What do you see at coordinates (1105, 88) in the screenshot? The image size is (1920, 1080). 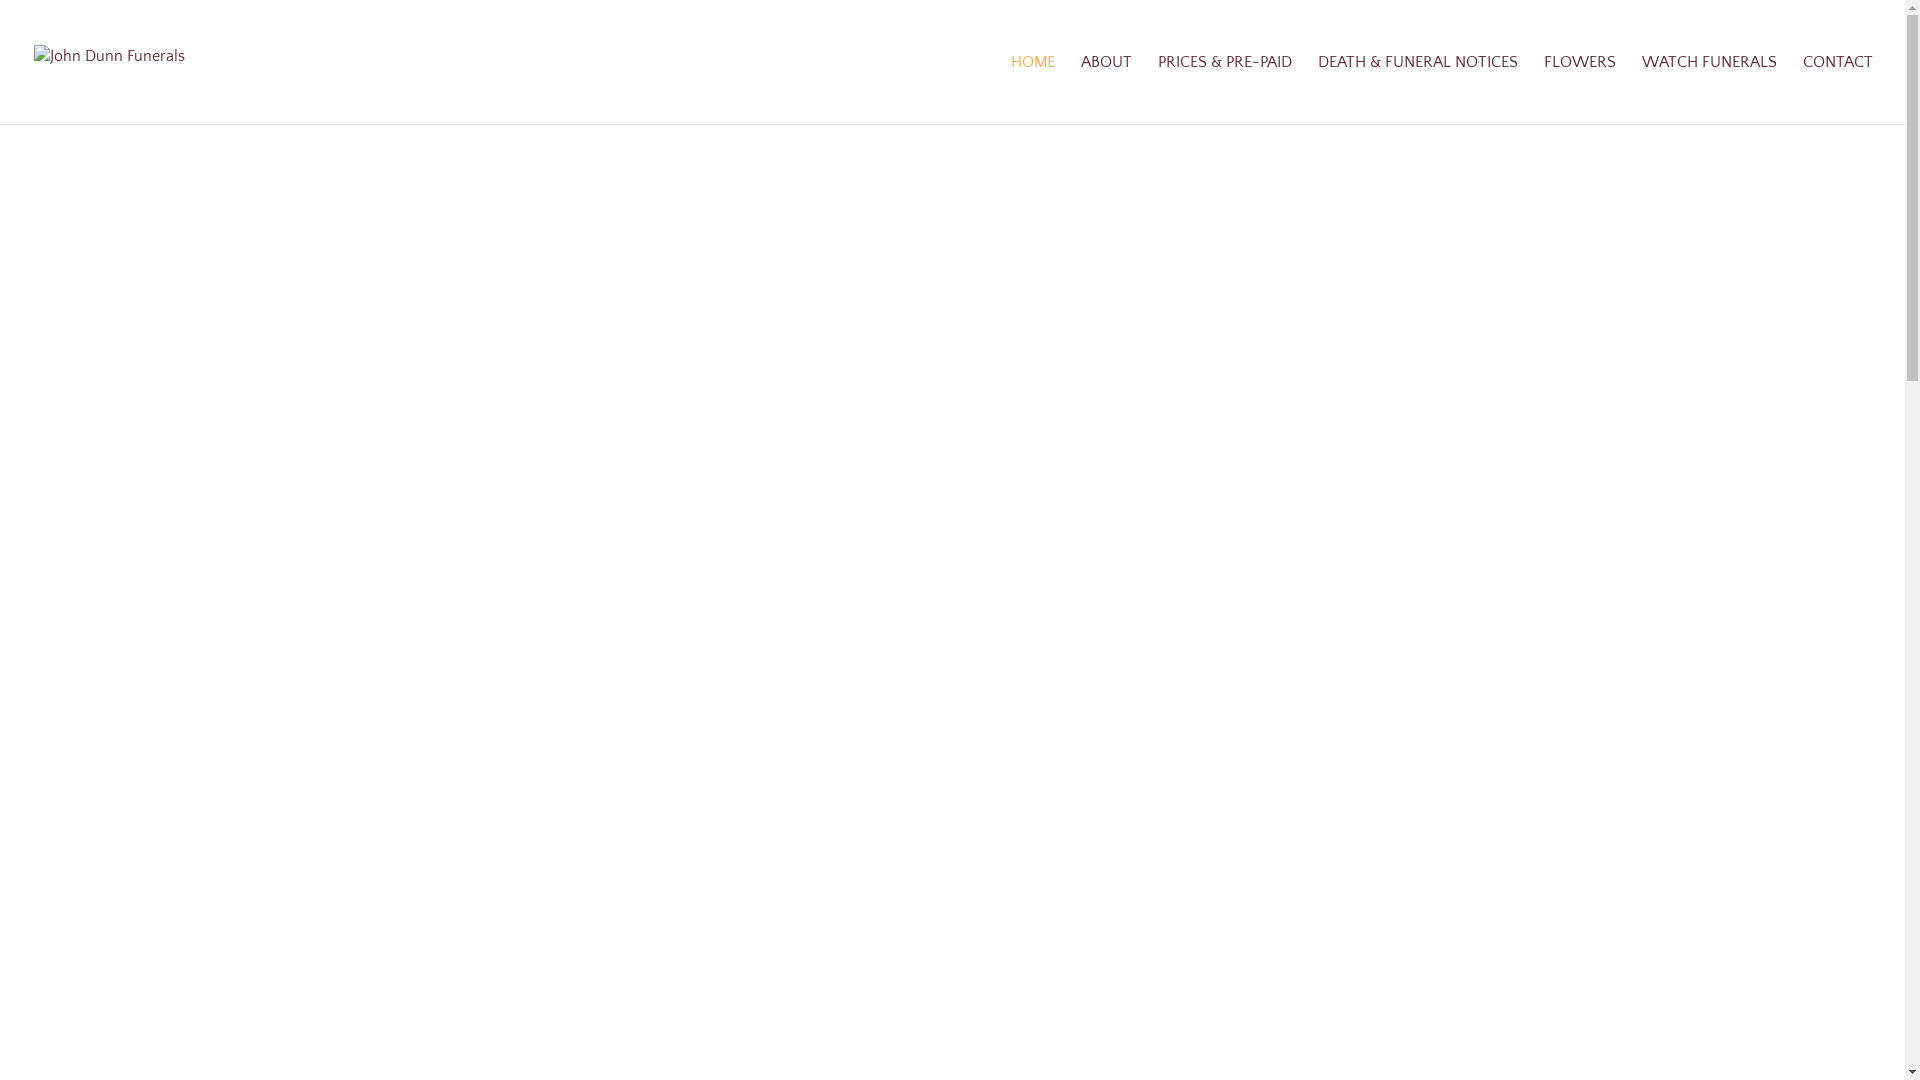 I see `'ABOUT'` at bounding box center [1105, 88].